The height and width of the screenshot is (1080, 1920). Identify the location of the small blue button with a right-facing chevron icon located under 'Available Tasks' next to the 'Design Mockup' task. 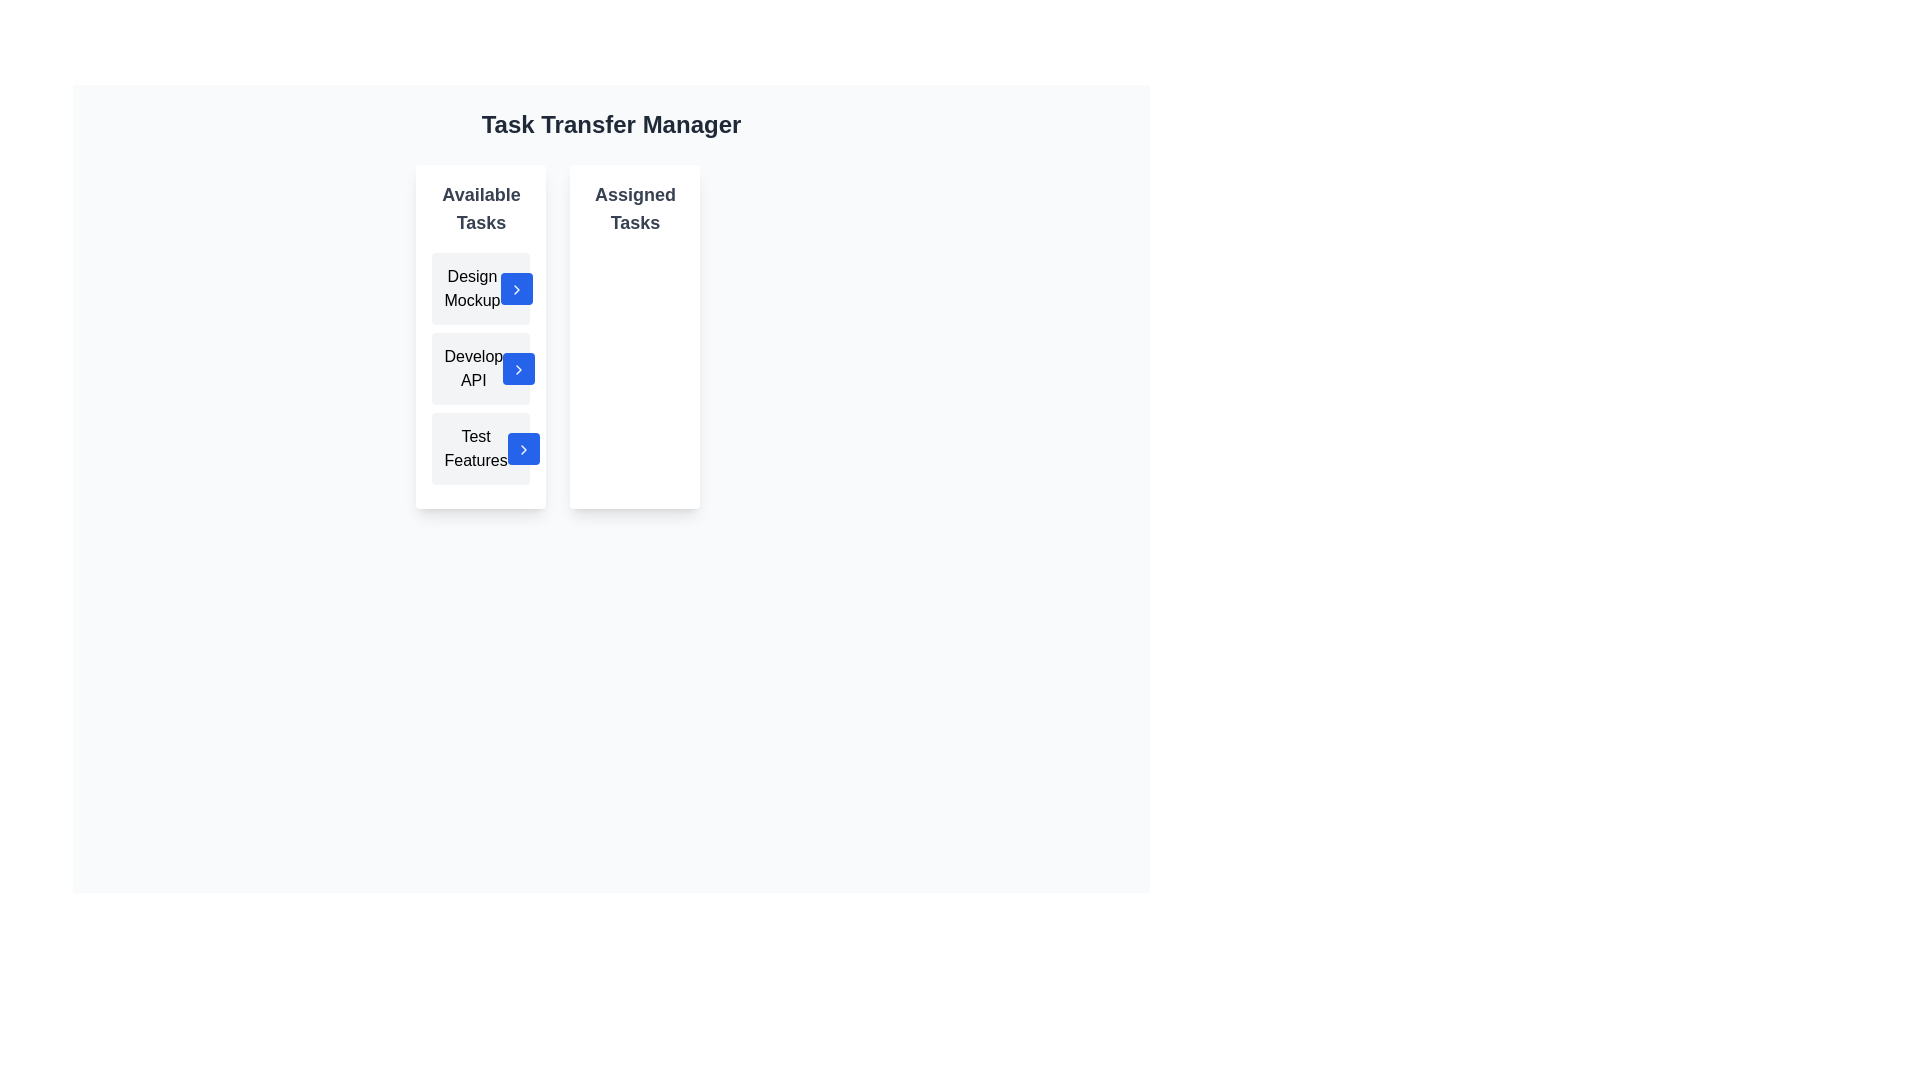
(516, 289).